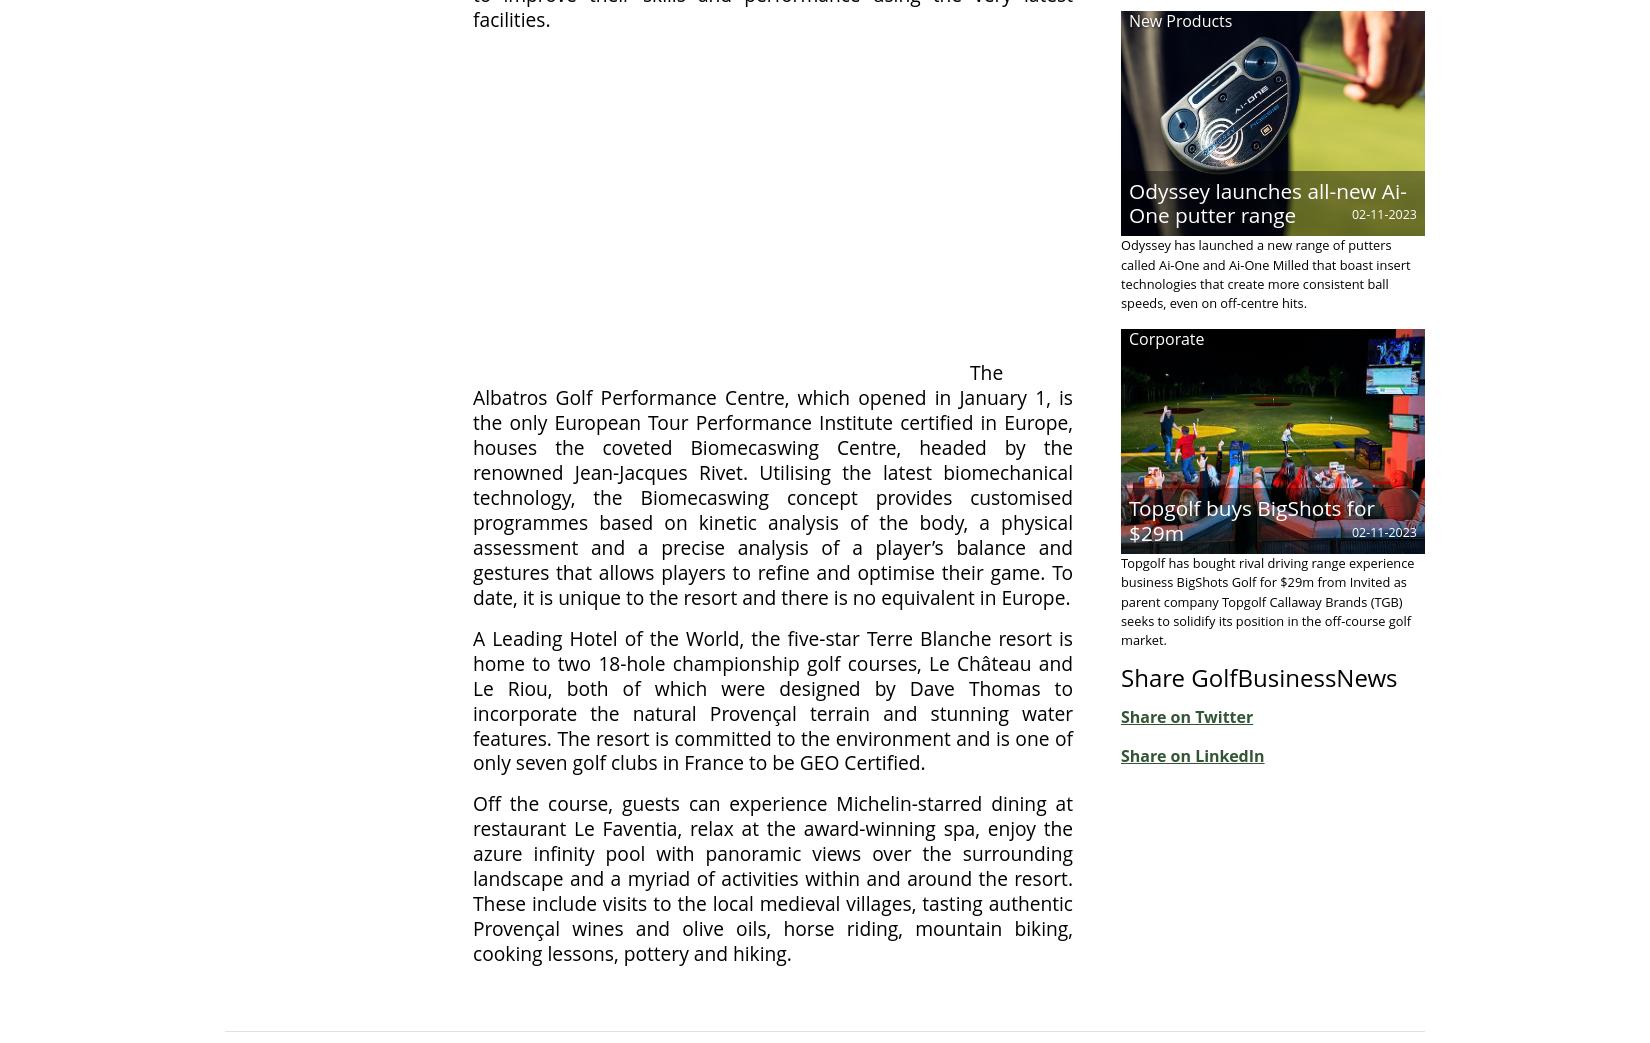  Describe the element at coordinates (1180, 19) in the screenshot. I see `'New Products'` at that location.